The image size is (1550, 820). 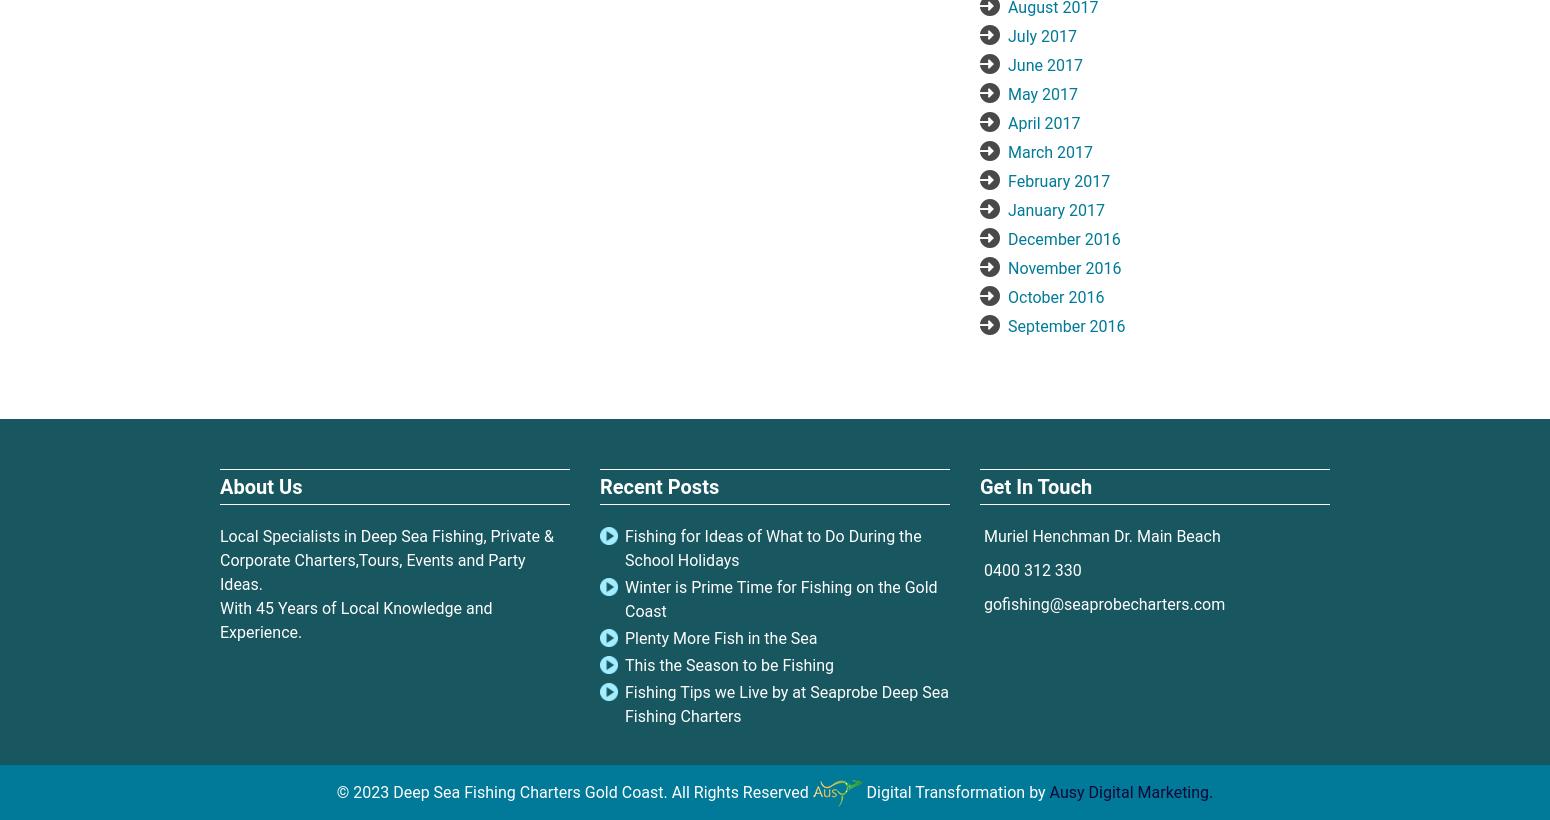 What do you see at coordinates (658, 486) in the screenshot?
I see `'Recent Posts'` at bounding box center [658, 486].